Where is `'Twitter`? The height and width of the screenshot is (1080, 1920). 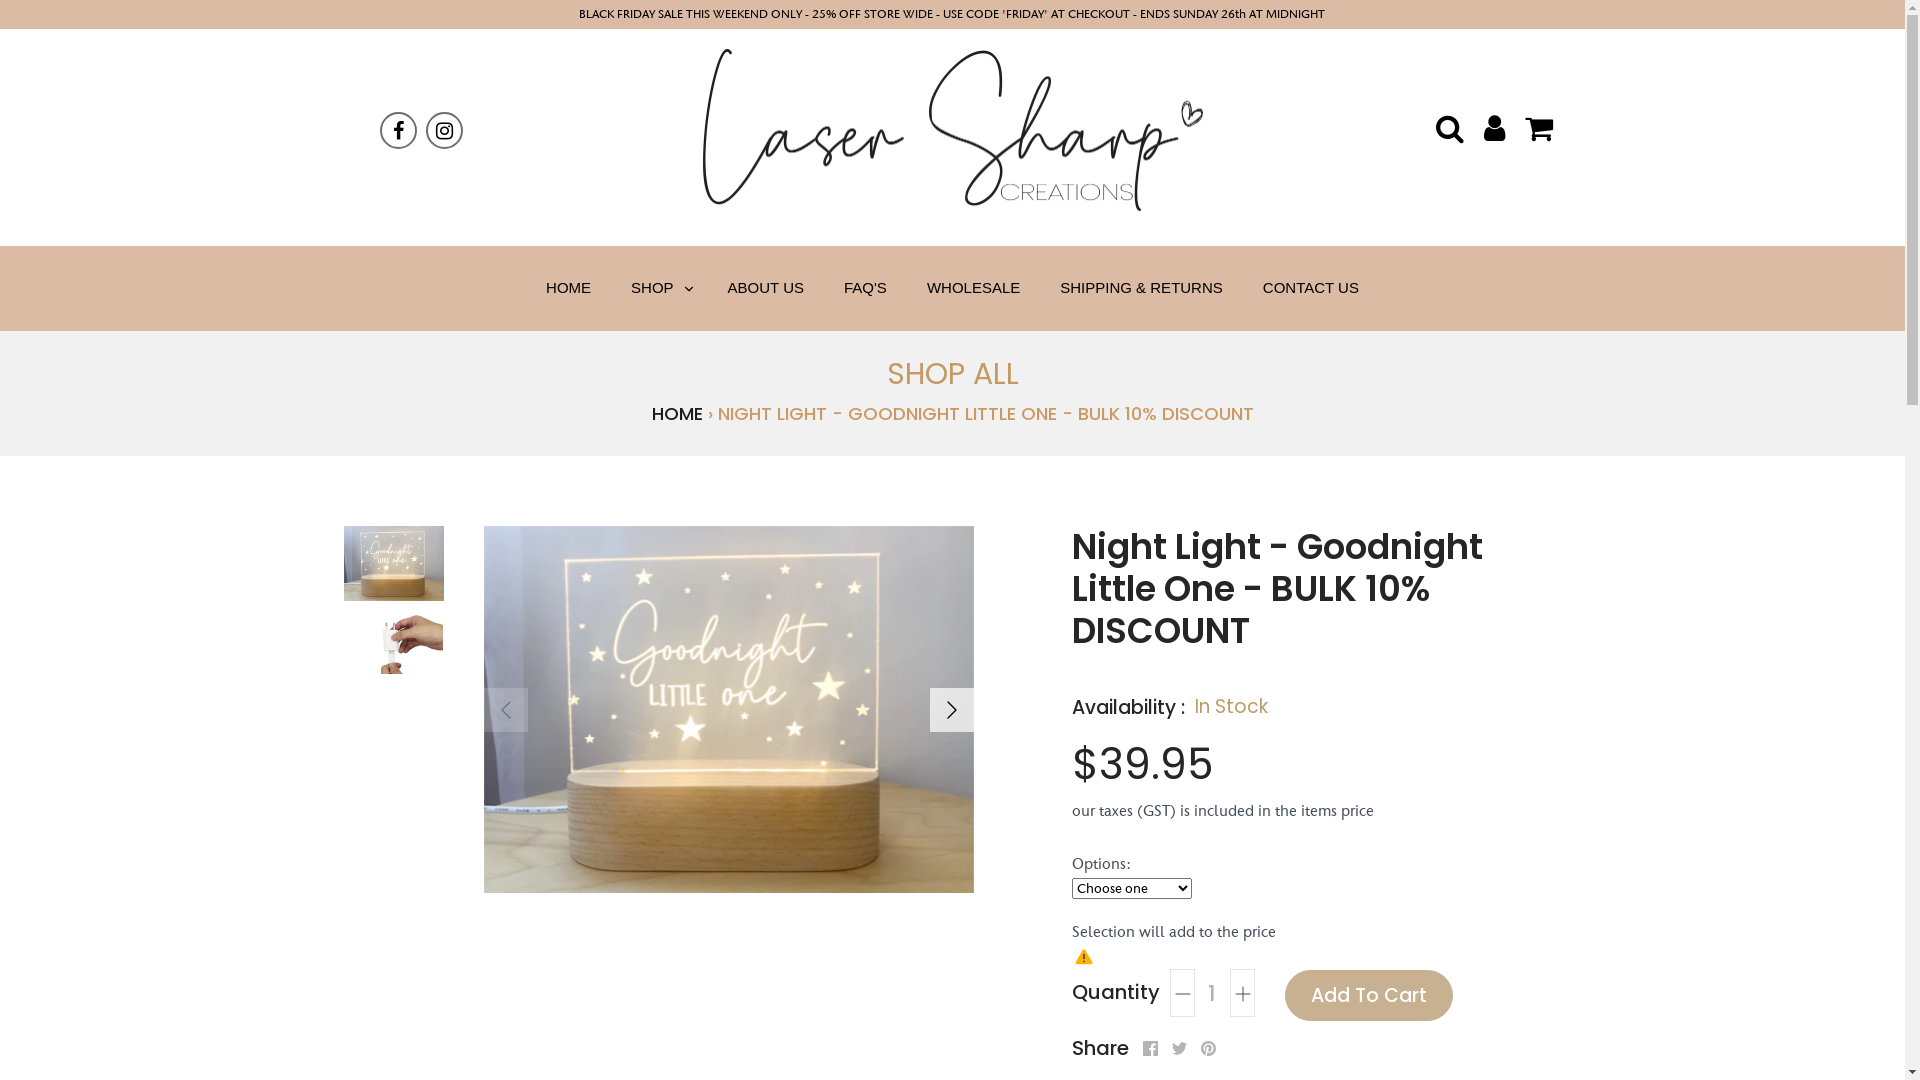
'Twitter is located at coordinates (1179, 1047).